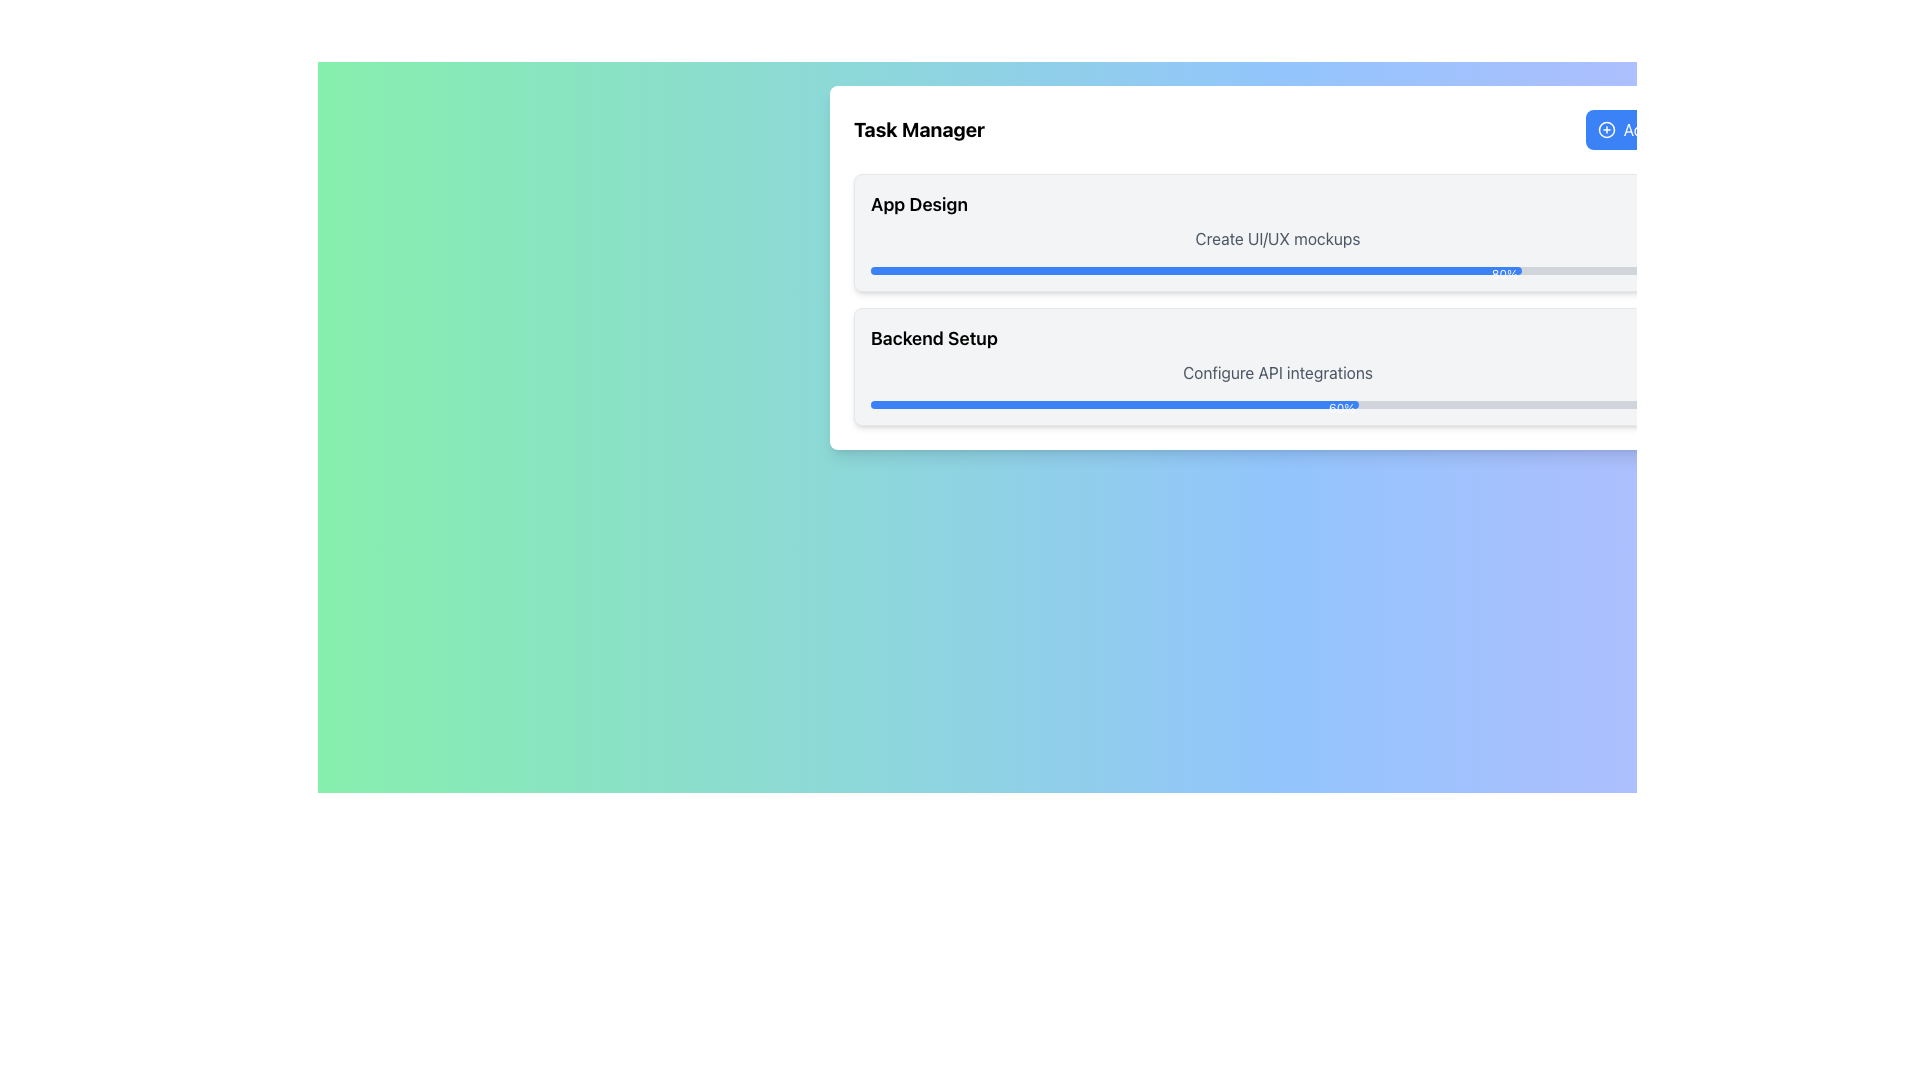 Image resolution: width=1920 pixels, height=1080 pixels. Describe the element at coordinates (1196, 270) in the screenshot. I see `the progress percentage displayed at the end of the blue progress bar in the 'App Design' section of the task manager interface, which shows '80%'` at that location.